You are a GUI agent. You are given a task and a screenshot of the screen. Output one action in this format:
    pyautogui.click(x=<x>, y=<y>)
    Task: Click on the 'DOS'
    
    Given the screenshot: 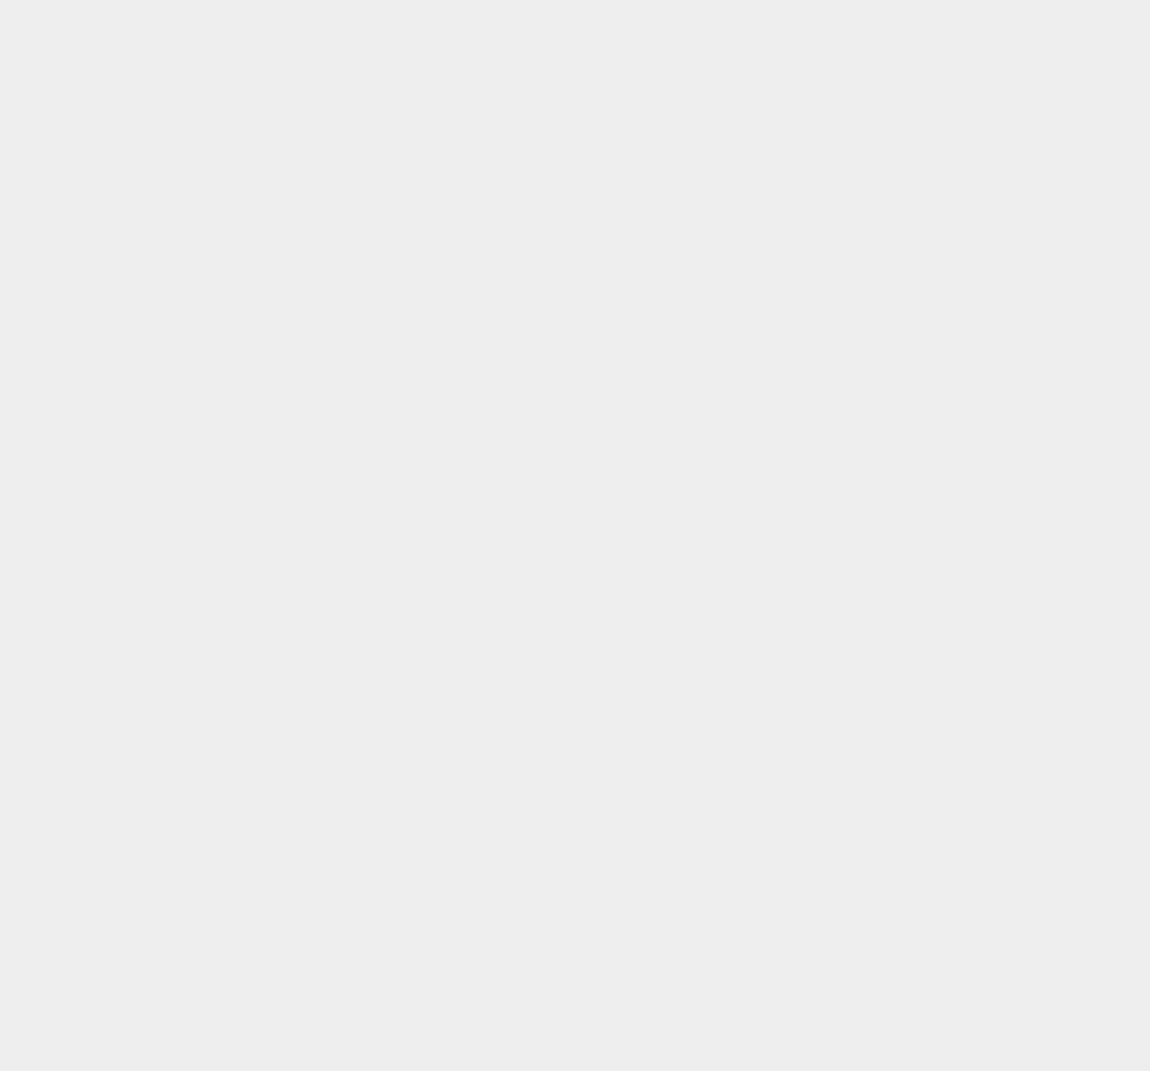 What is the action you would take?
    pyautogui.click(x=825, y=490)
    